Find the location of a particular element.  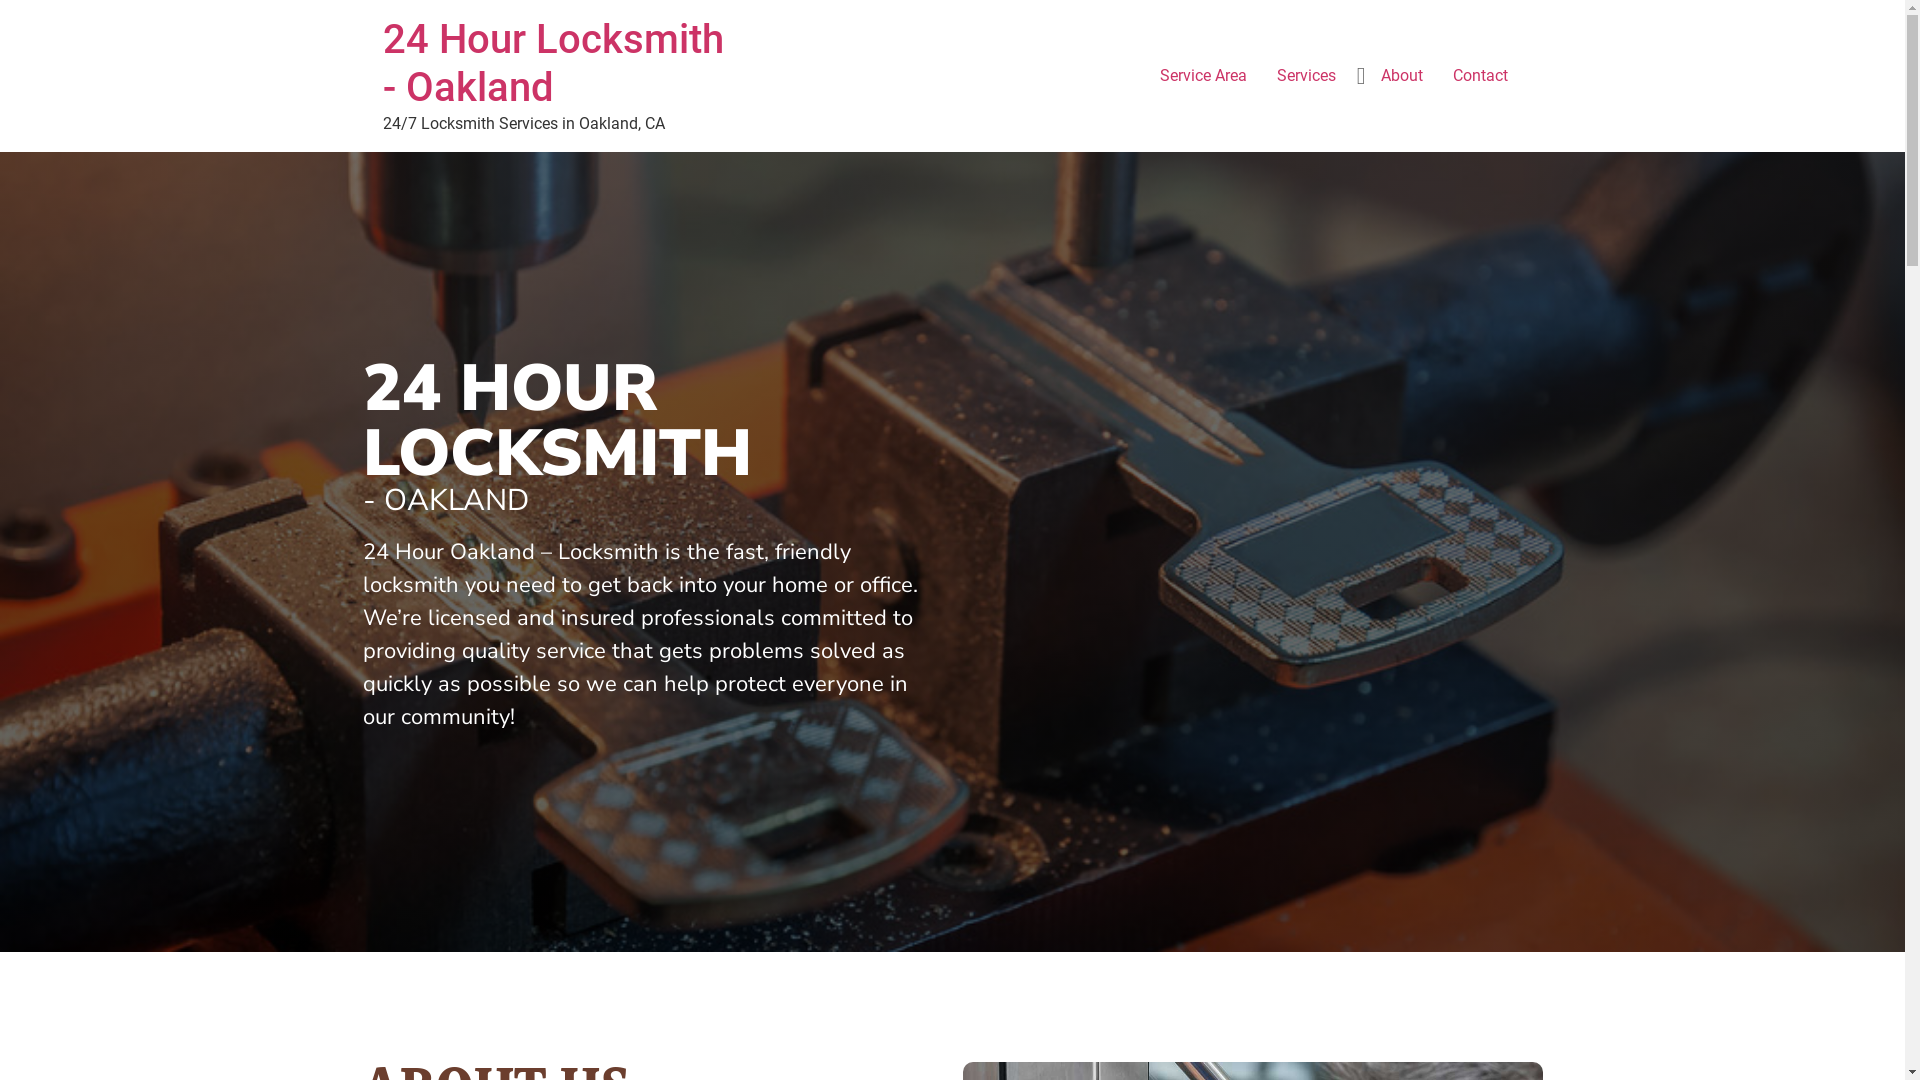

'24 Hour Locksmith - Oakland' is located at coordinates (552, 62).